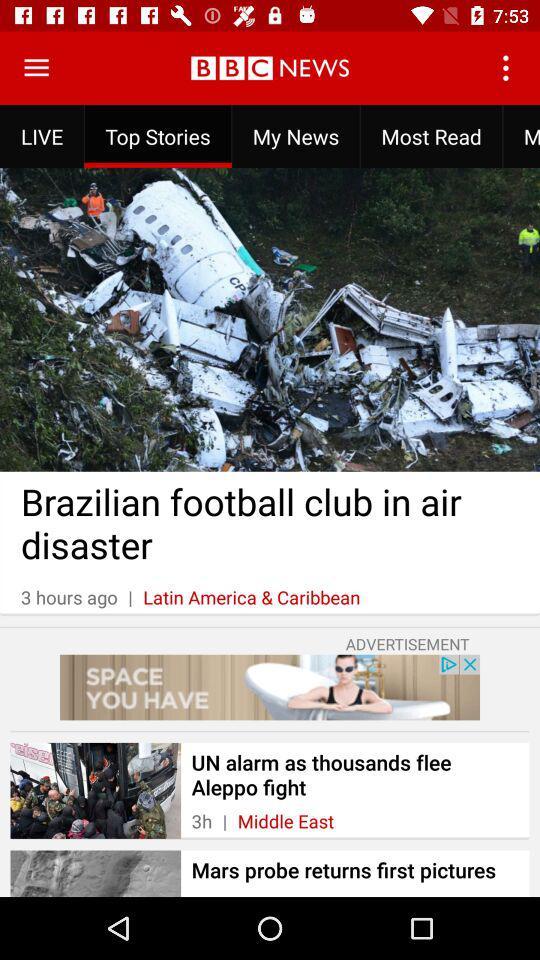 This screenshot has height=960, width=540. What do you see at coordinates (36, 68) in the screenshot?
I see `open the menu` at bounding box center [36, 68].